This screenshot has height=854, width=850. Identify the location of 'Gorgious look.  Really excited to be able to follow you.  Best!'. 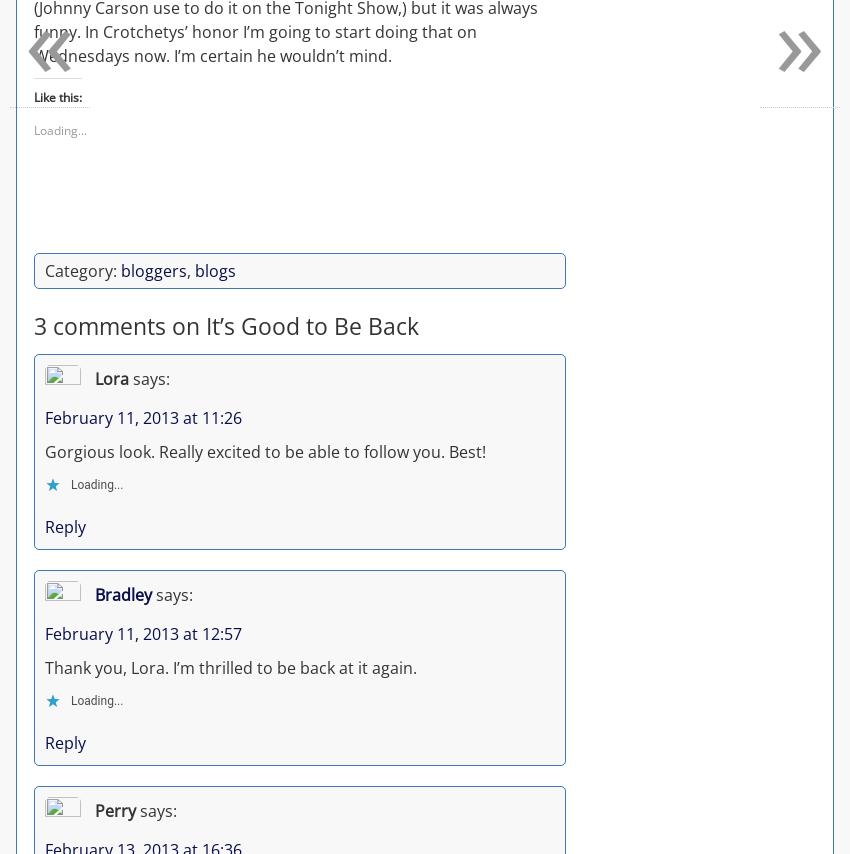
(264, 449).